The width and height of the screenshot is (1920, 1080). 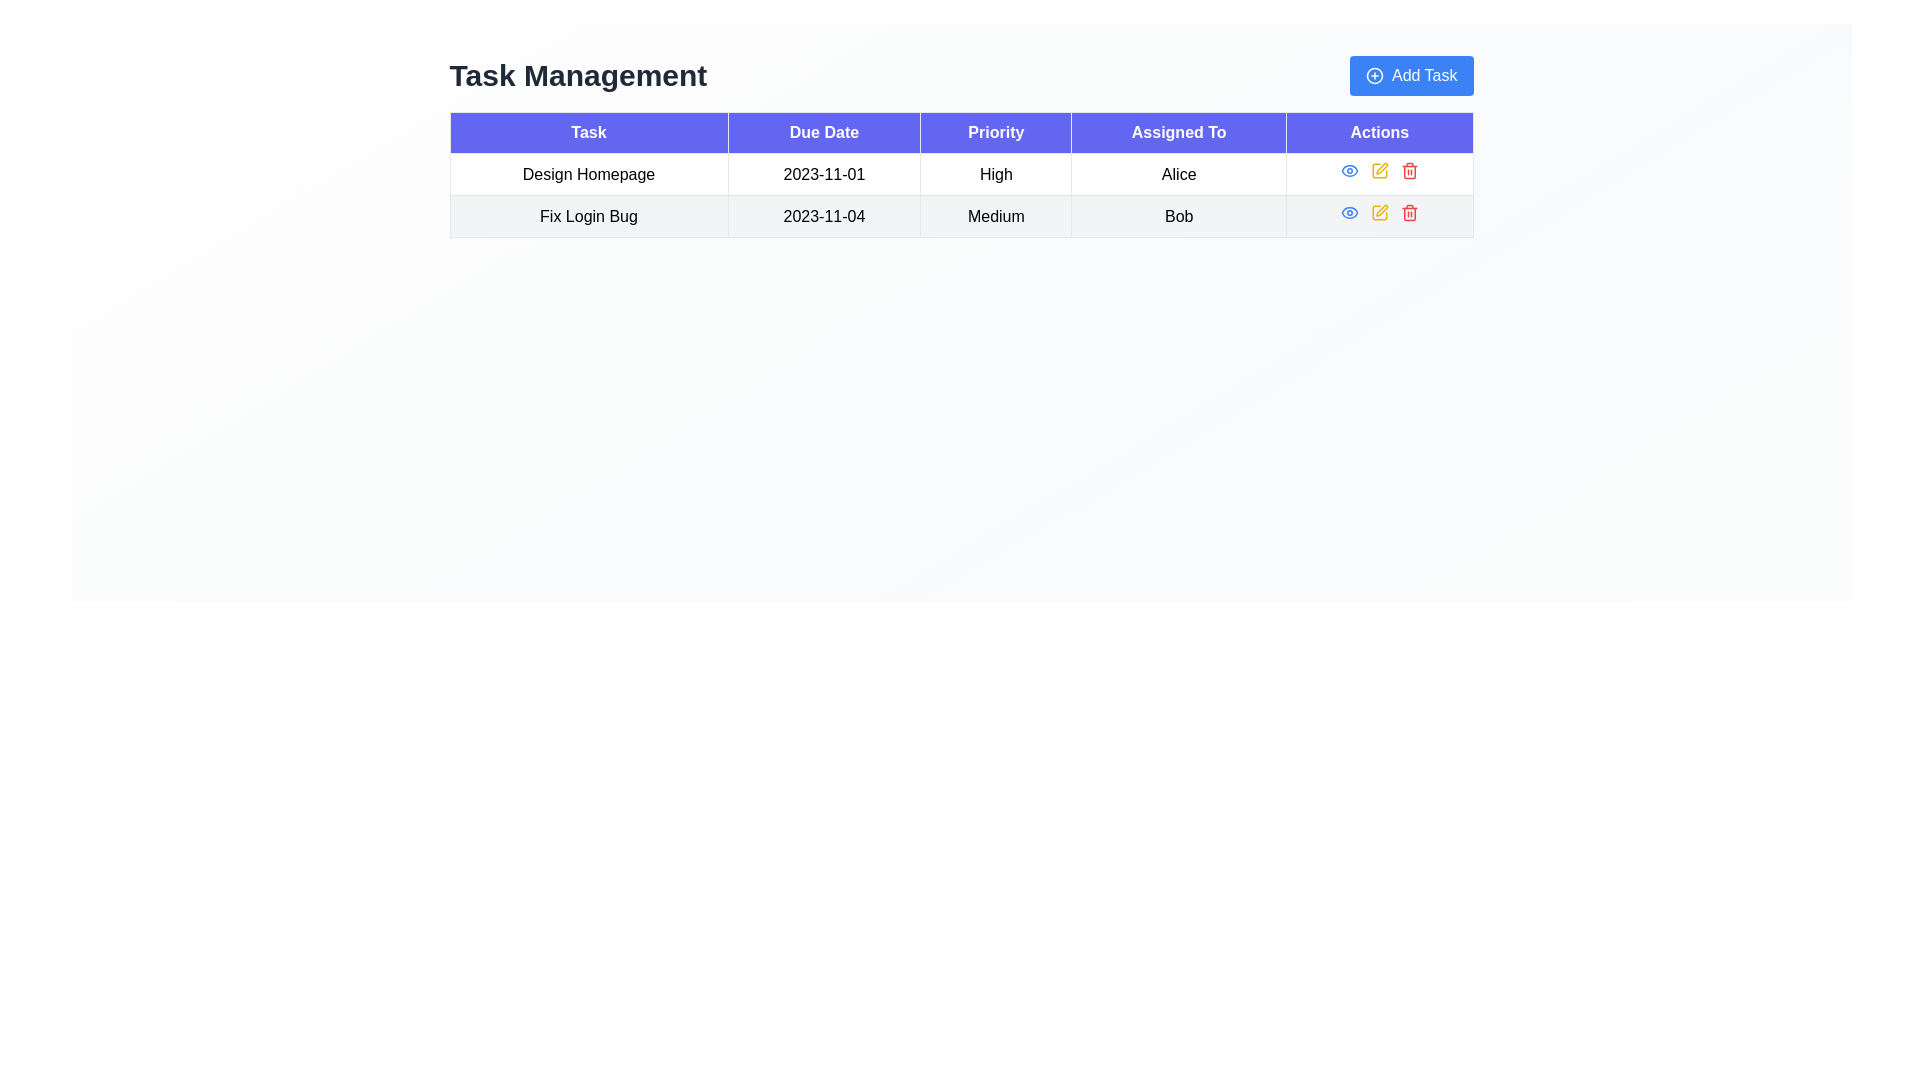 I want to click on the 'edit' icon button in the 'Actions' column, second row, for the task 'Fix Login Bug', so click(x=1381, y=210).